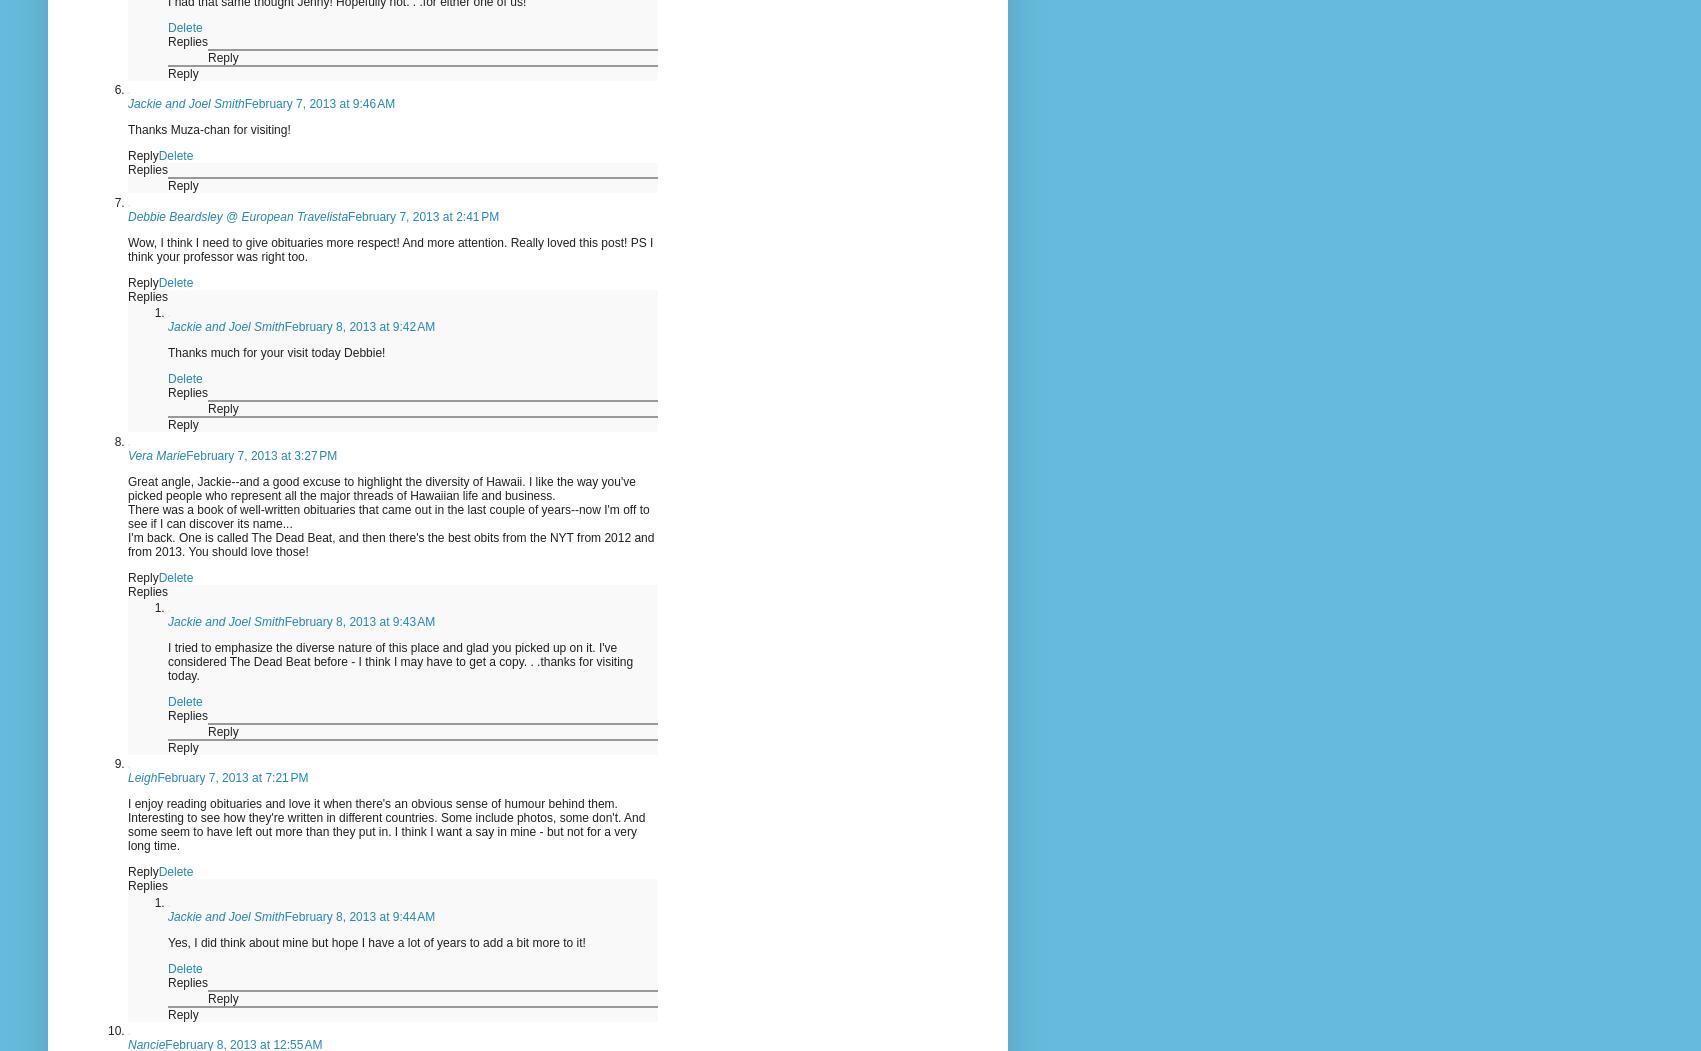 The height and width of the screenshot is (1051, 1701). What do you see at coordinates (387, 516) in the screenshot?
I see `'There was a book of well-written obituaries that came out in the last couple of years--now I'm off to see if I can discover its name...'` at bounding box center [387, 516].